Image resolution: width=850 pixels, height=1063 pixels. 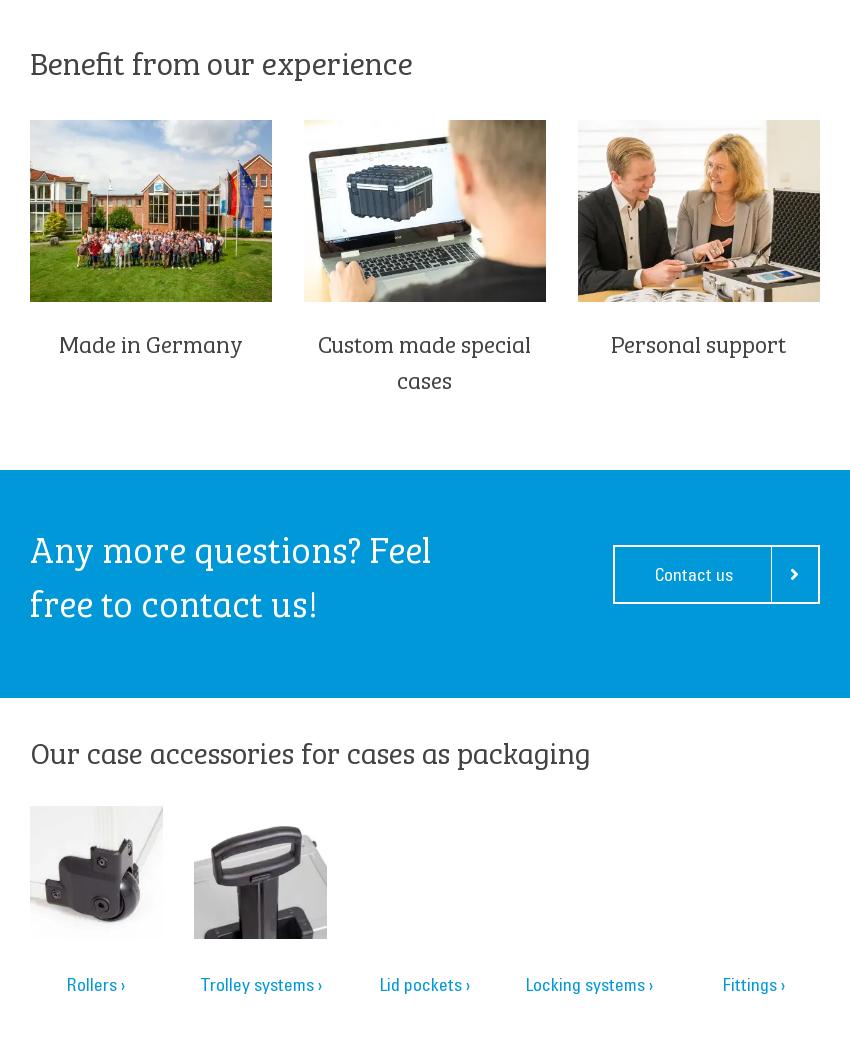 I want to click on 'Our case accessories for cases as packaging', so click(x=29, y=749).